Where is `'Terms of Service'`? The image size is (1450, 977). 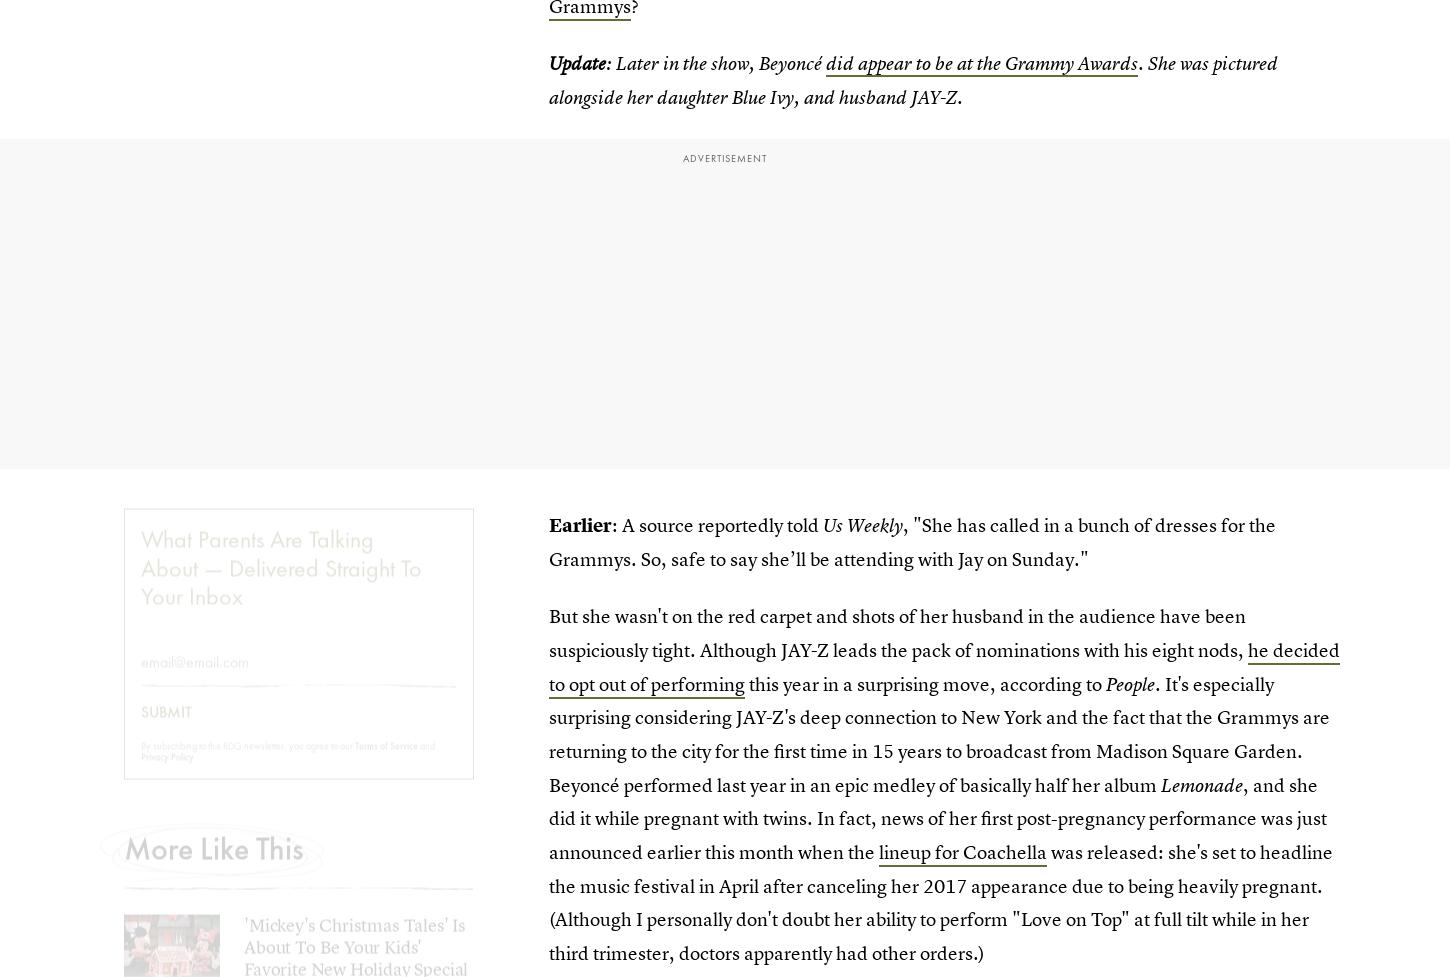 'Terms of Service' is located at coordinates (385, 762).